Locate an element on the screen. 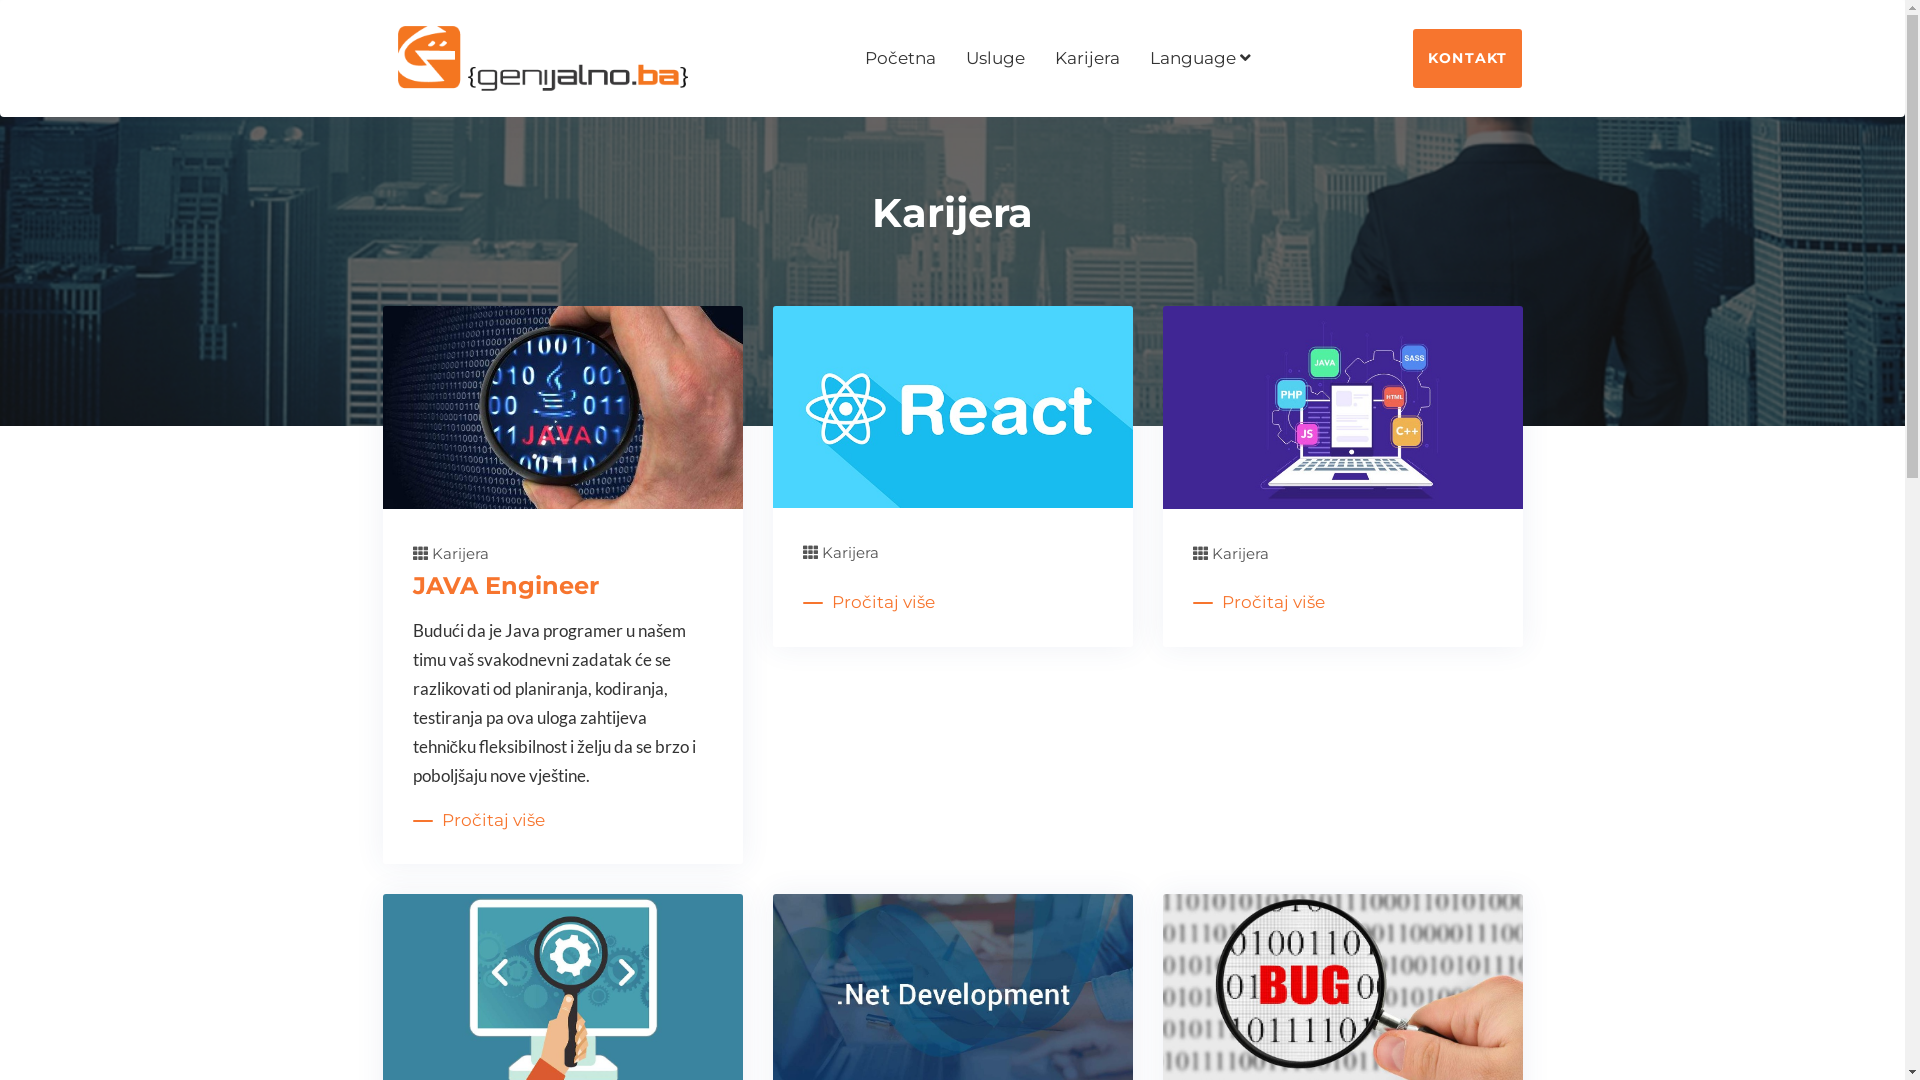 Image resolution: width=1920 pixels, height=1080 pixels. 'KONTAKT' is located at coordinates (1467, 57).